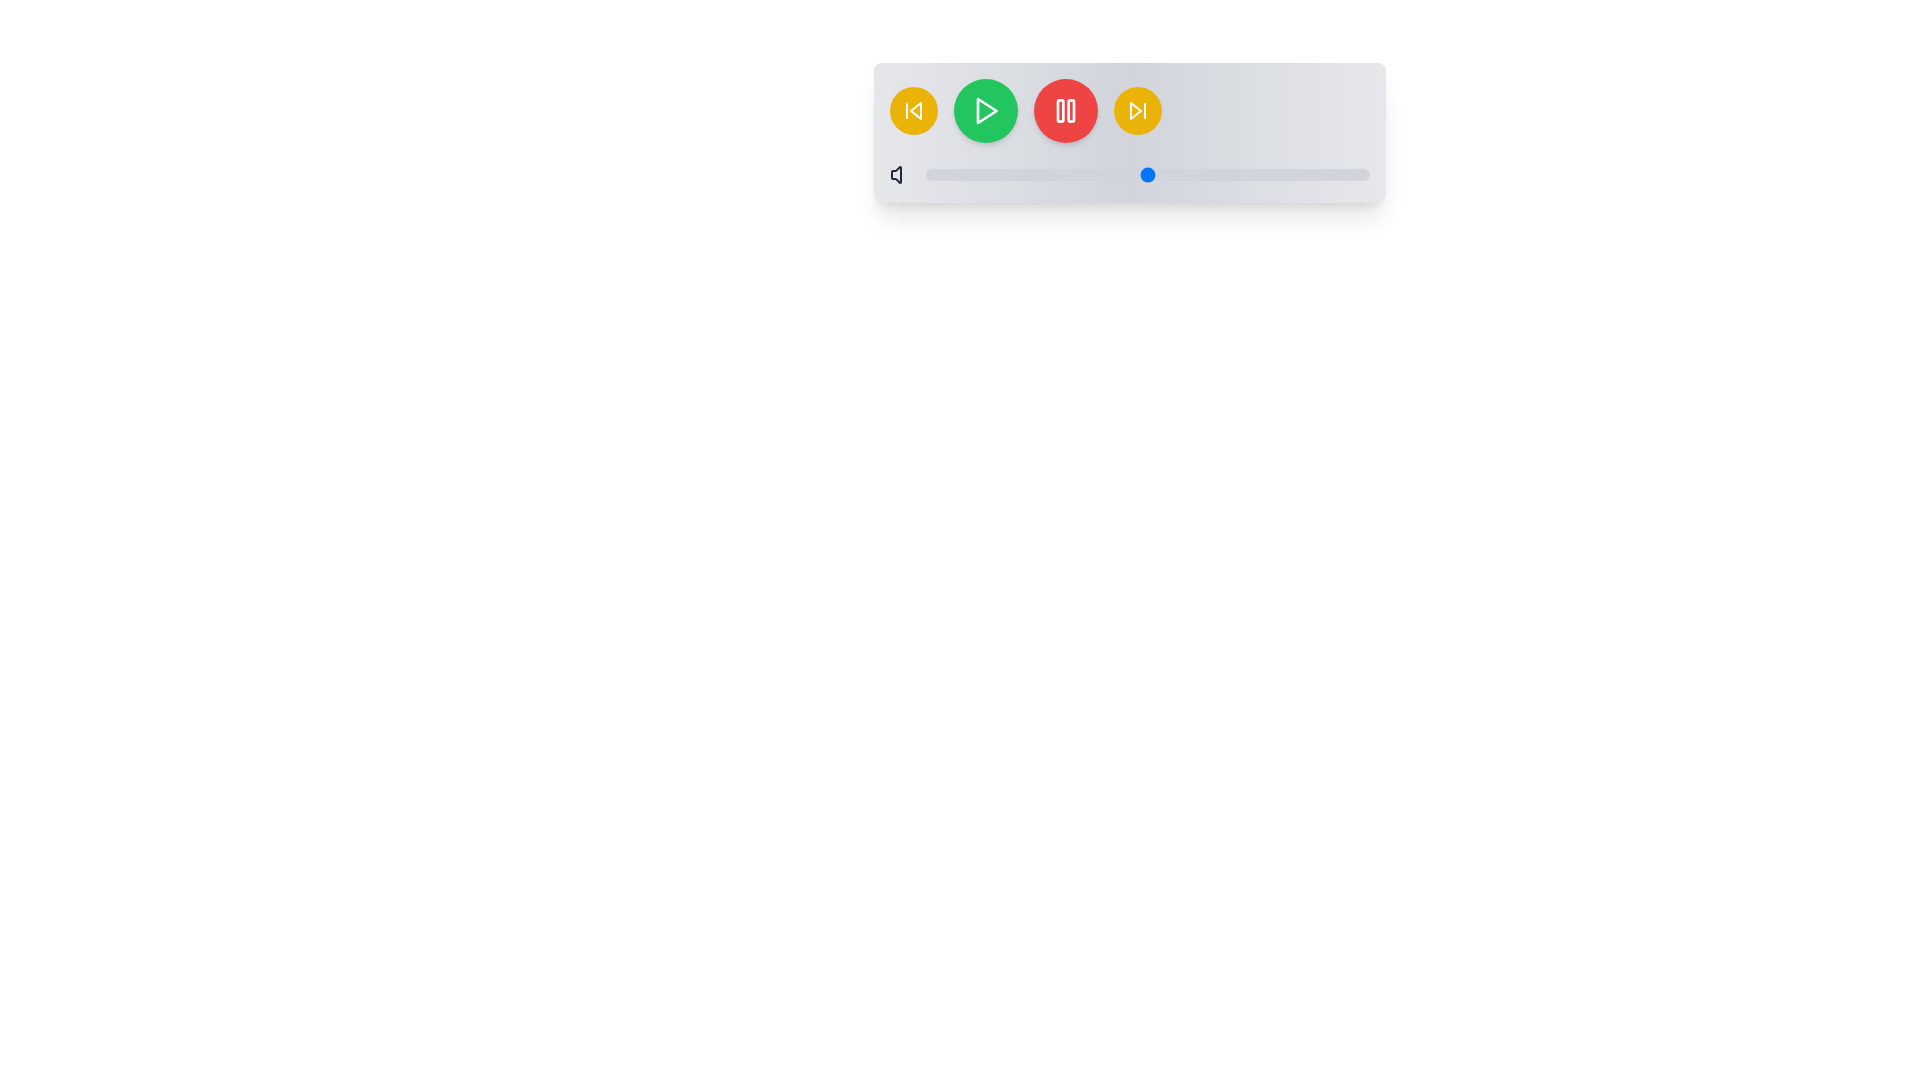 The height and width of the screenshot is (1080, 1920). What do you see at coordinates (986, 111) in the screenshot?
I see `the play button, which is the second button from the left in a horizontal row of buttons in the control interface` at bounding box center [986, 111].